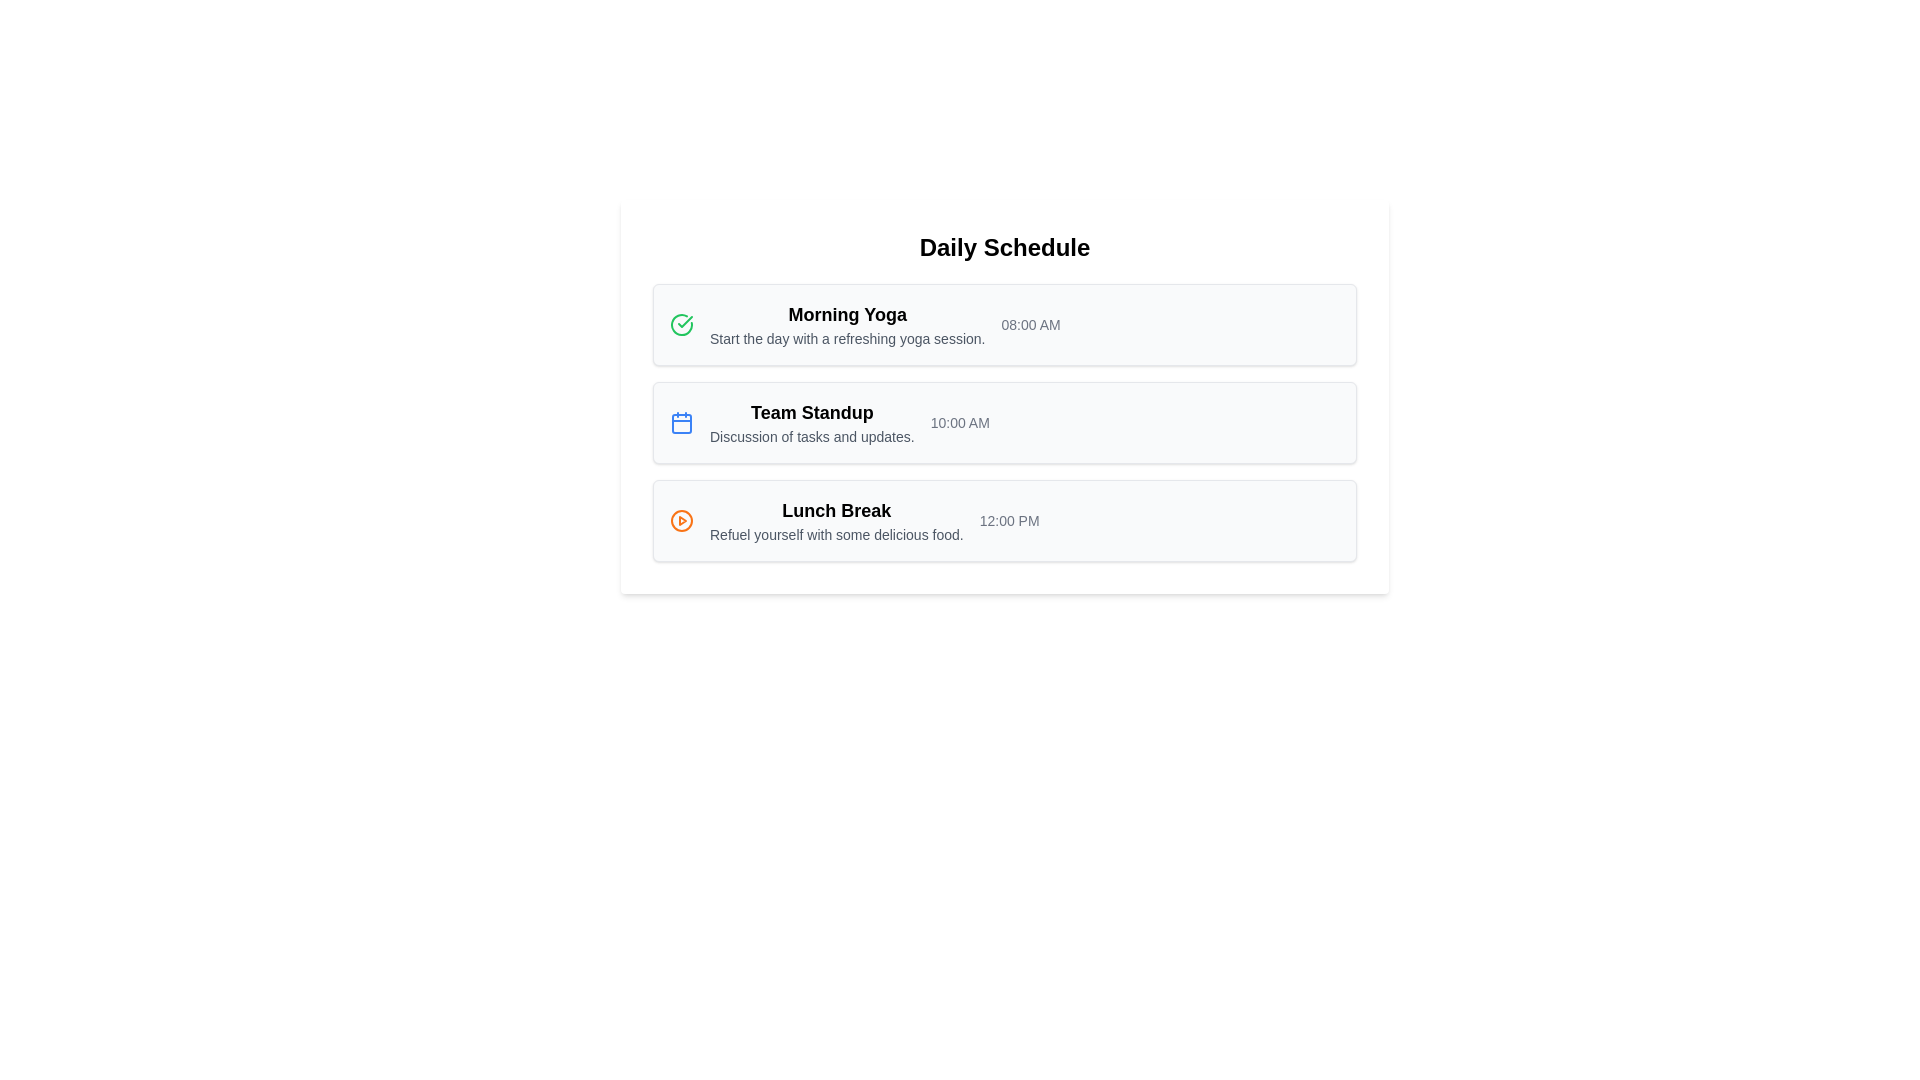 The image size is (1920, 1080). Describe the element at coordinates (1004, 422) in the screenshot. I see `keyboard navigation` at that location.